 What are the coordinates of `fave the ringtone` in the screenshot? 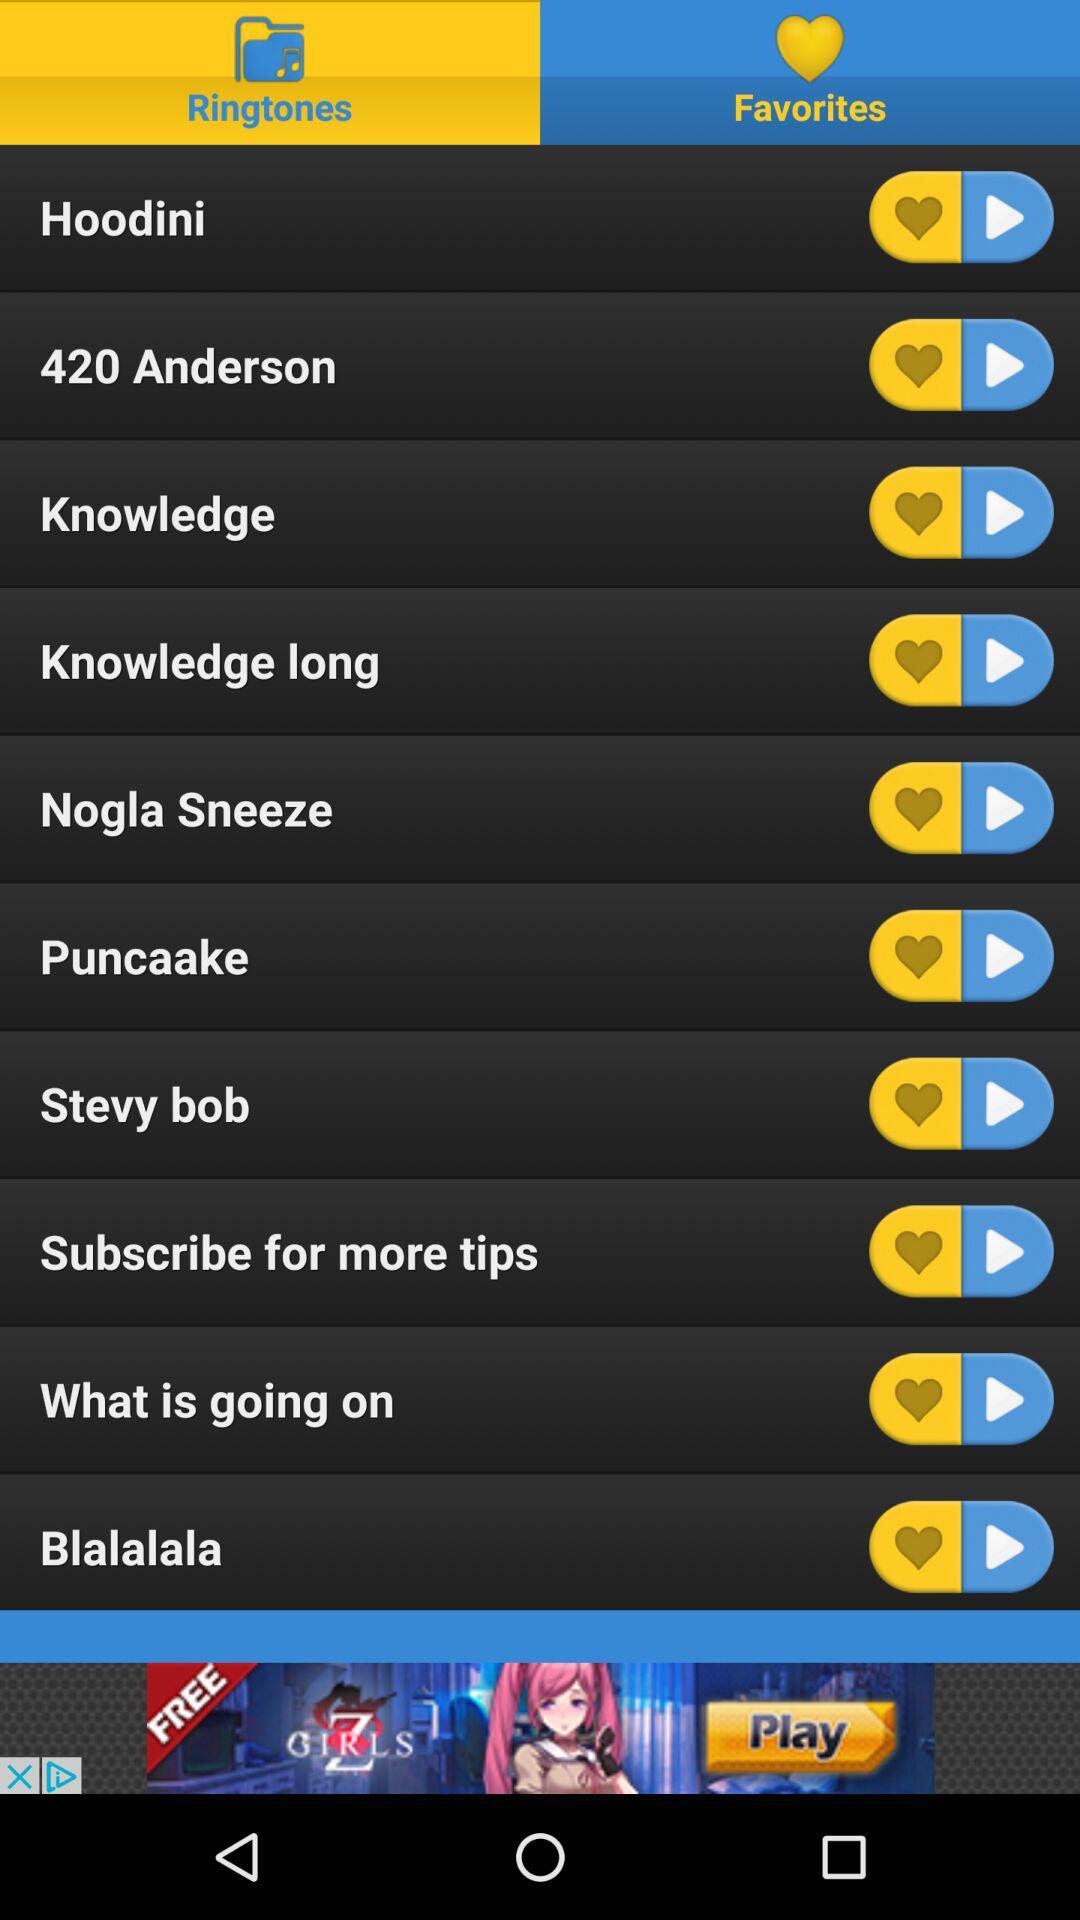 It's located at (915, 954).